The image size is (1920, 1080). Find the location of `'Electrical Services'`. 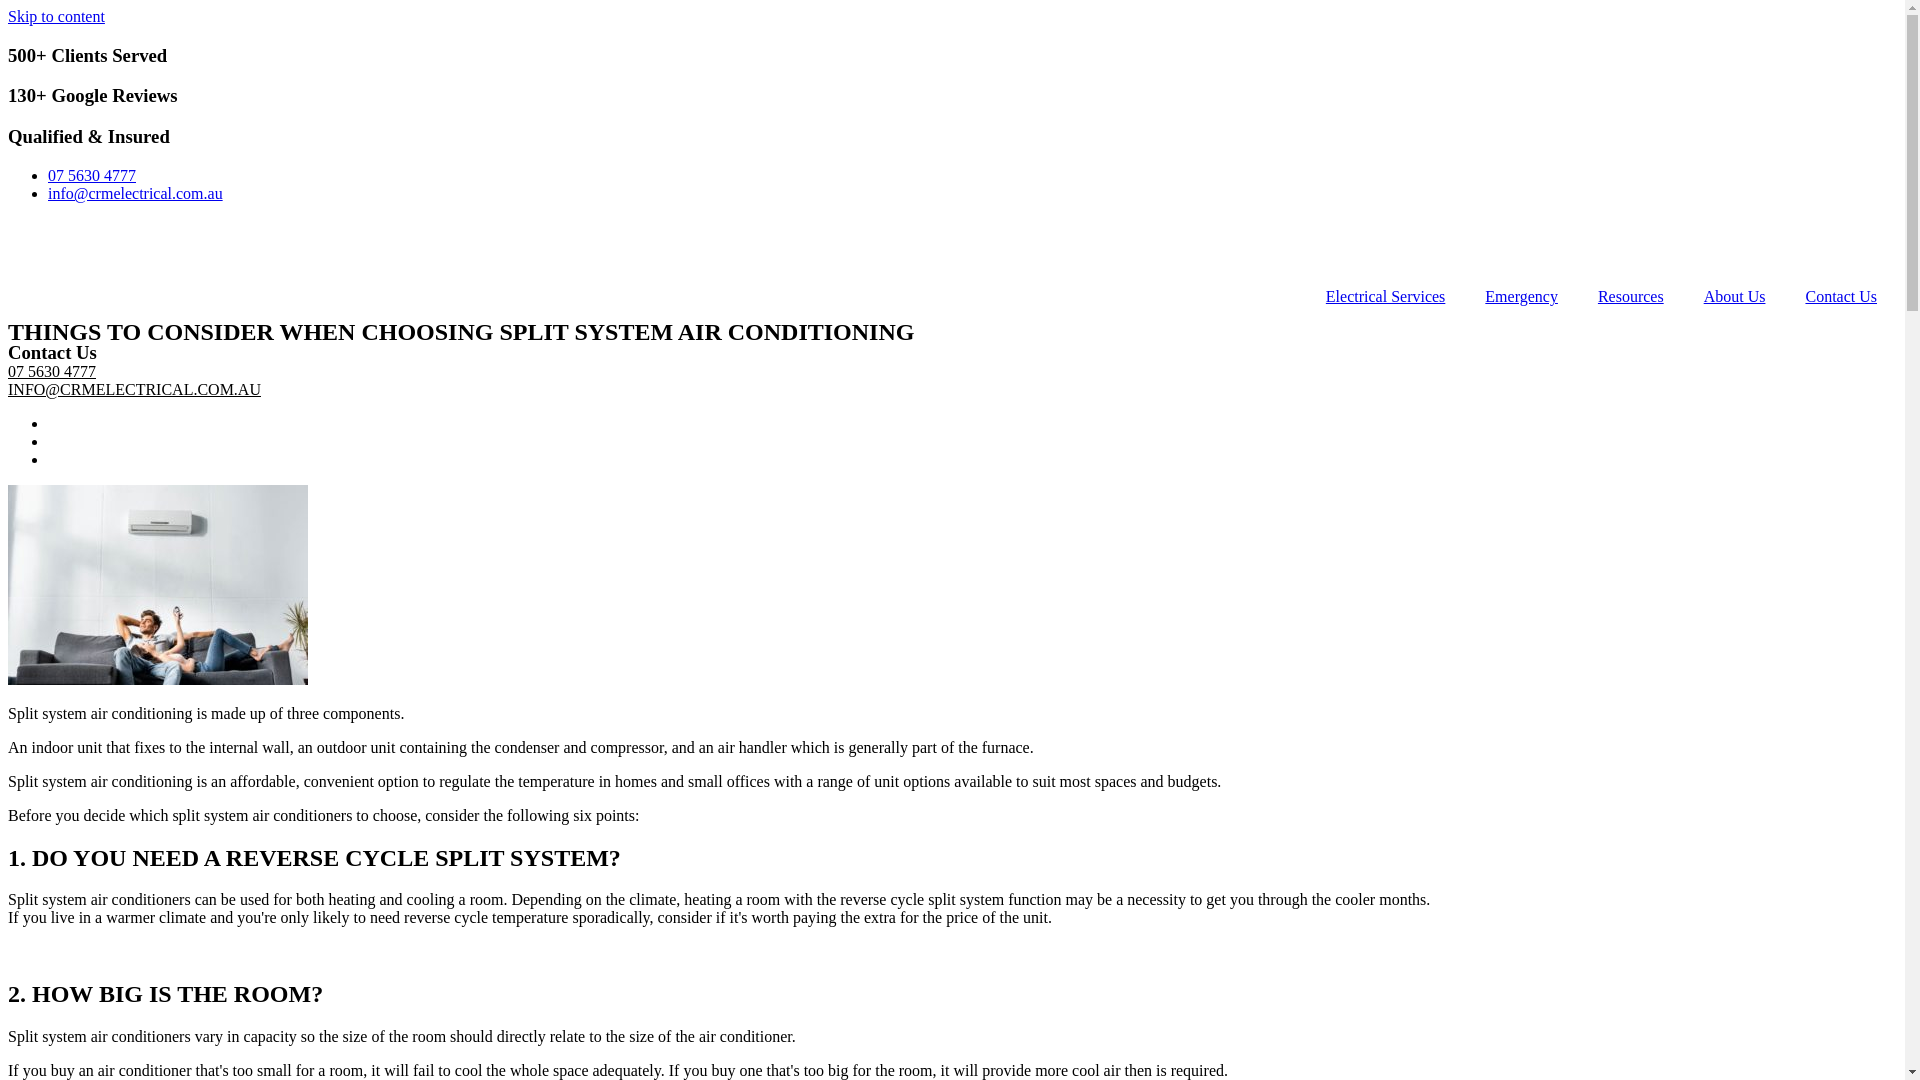

'Electrical Services' is located at coordinates (1305, 297).